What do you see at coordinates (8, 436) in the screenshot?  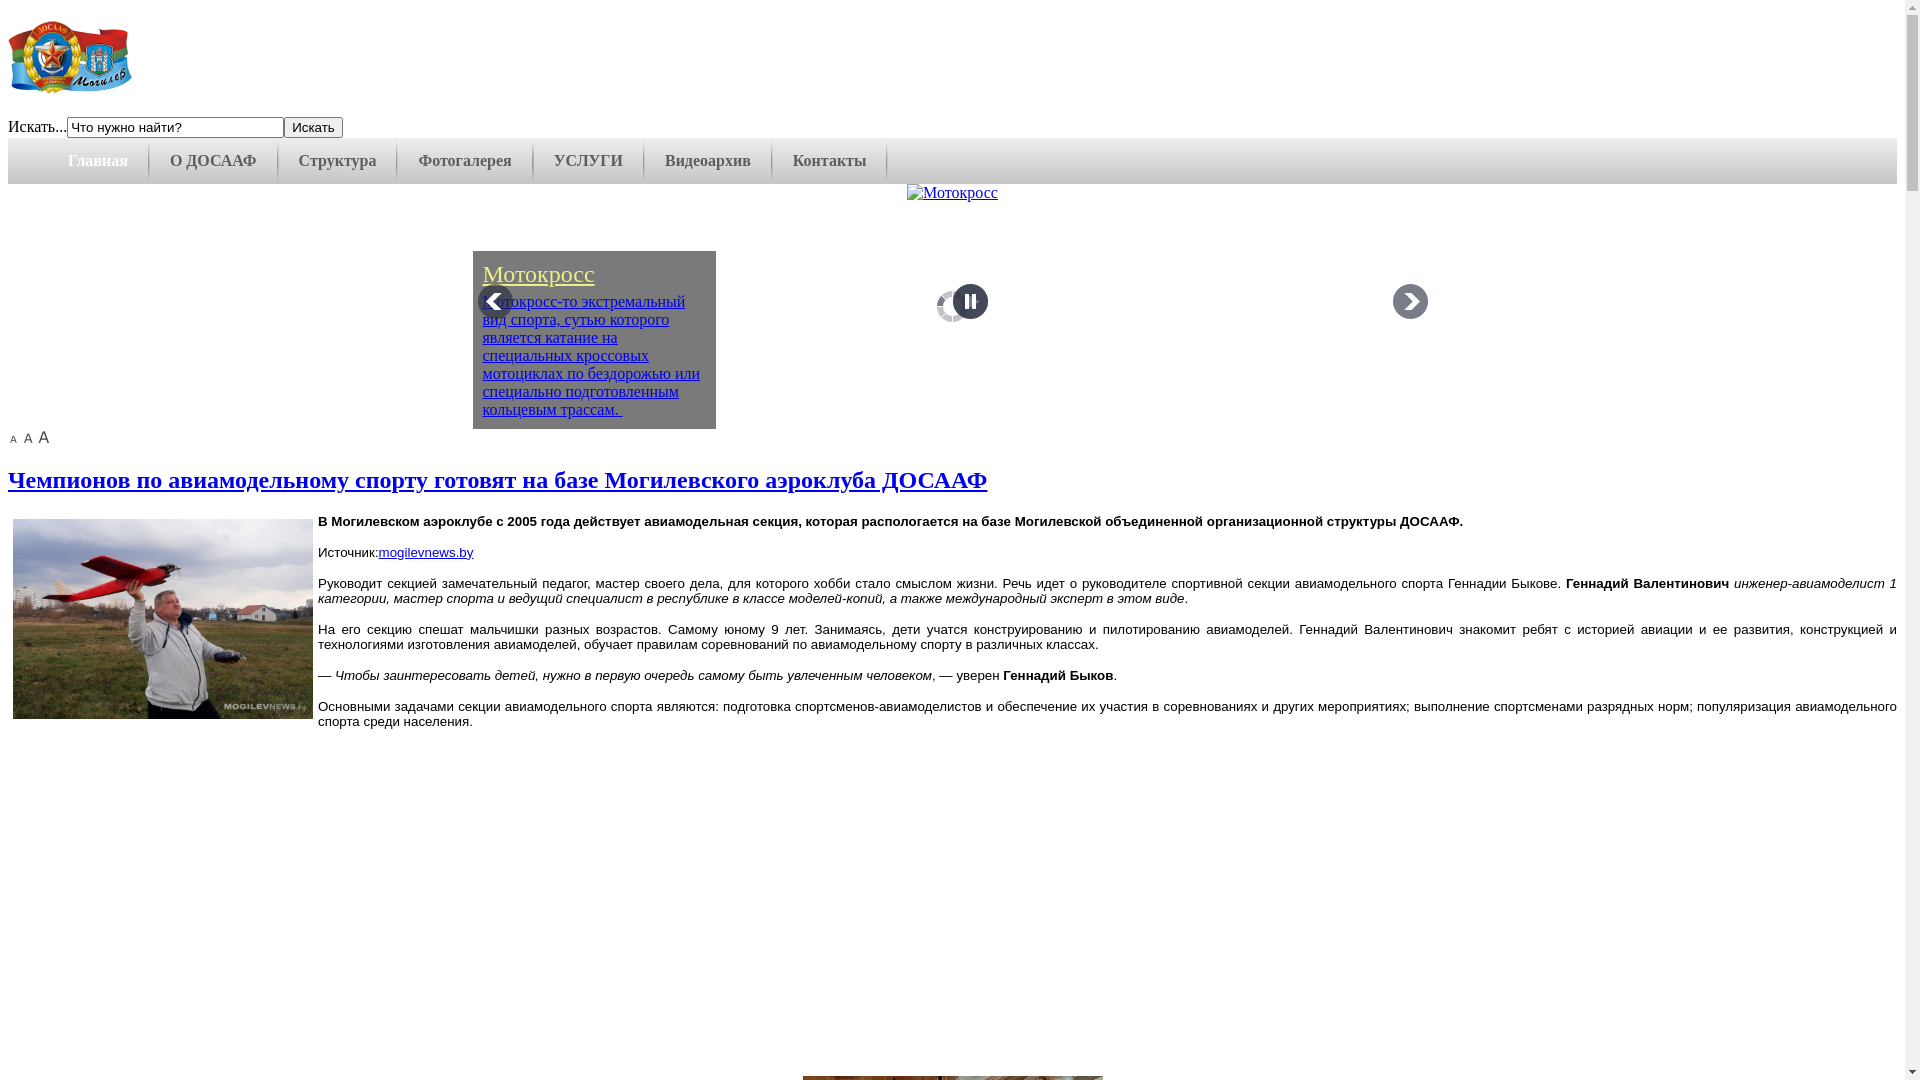 I see `'small size'` at bounding box center [8, 436].